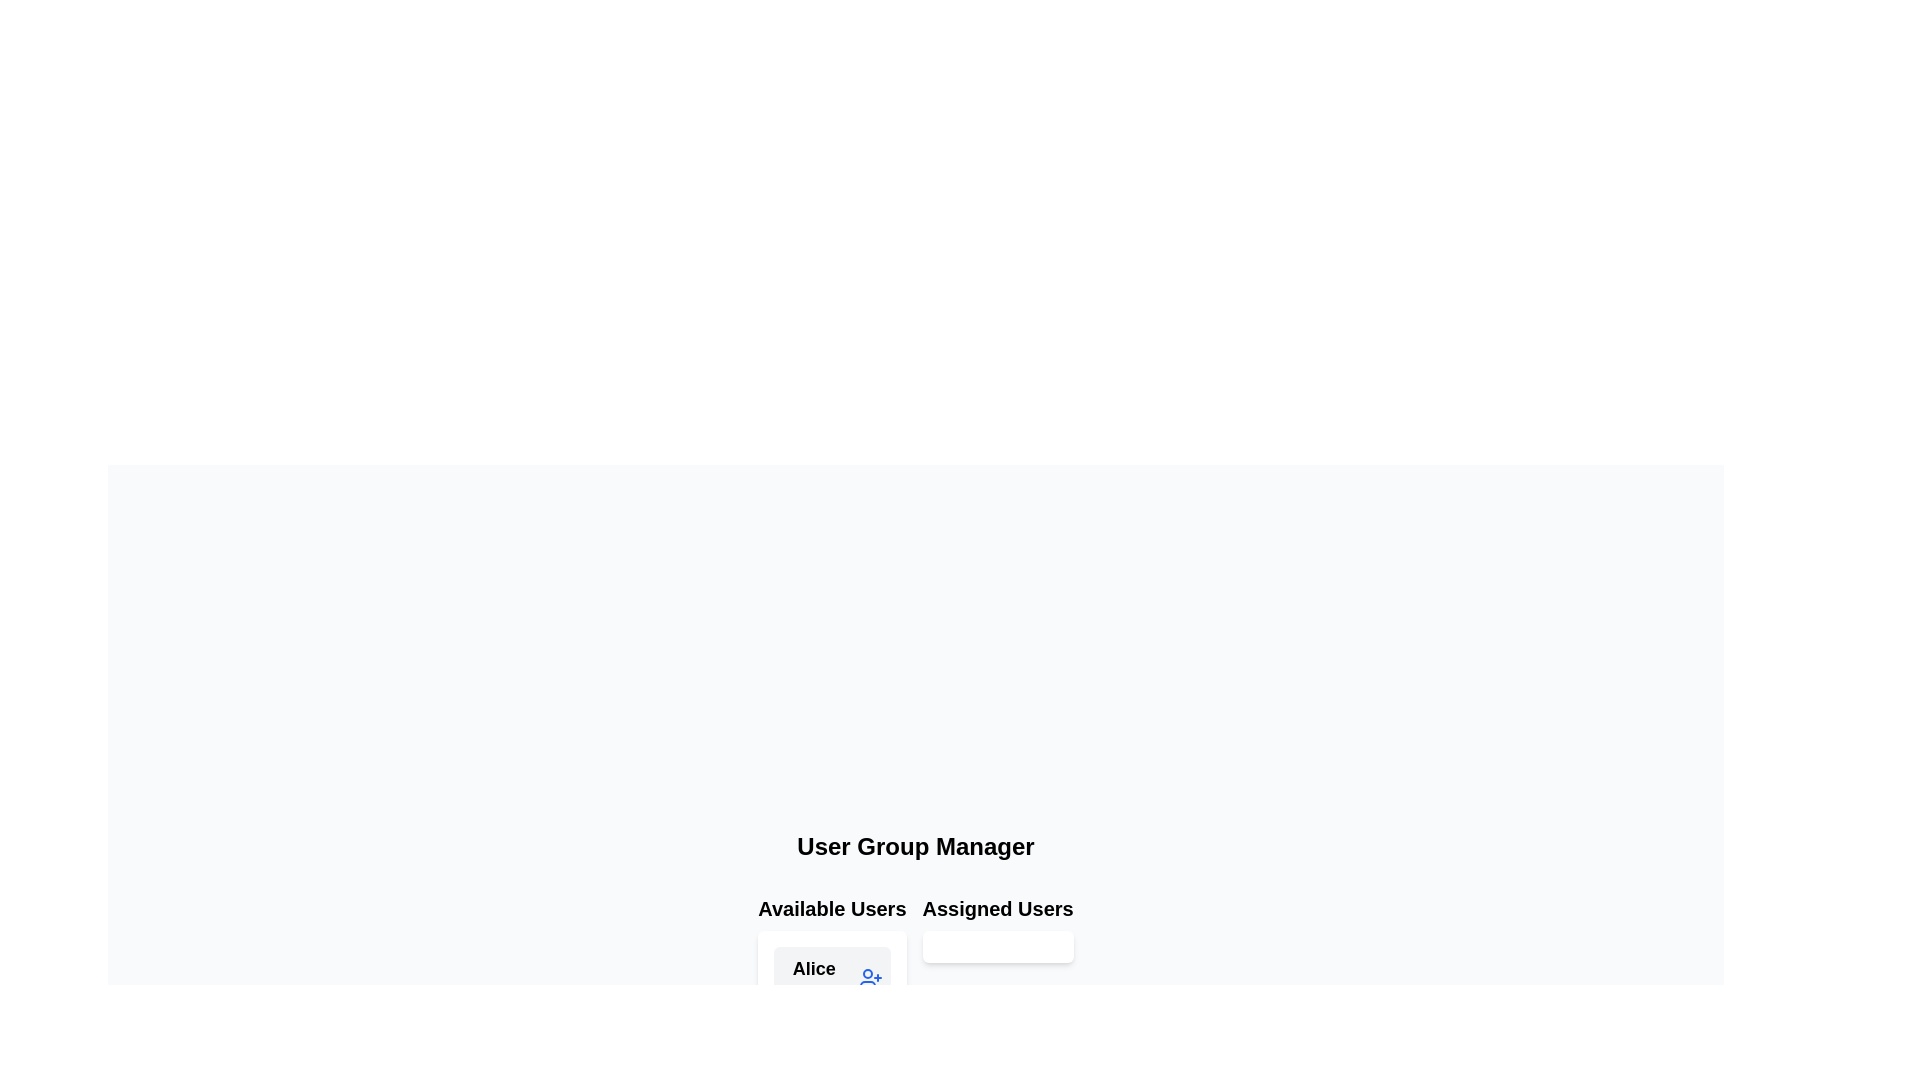 This screenshot has width=1920, height=1080. I want to click on '+' icon next to the user 'Alice' in the 'Available Users' list, so click(870, 978).